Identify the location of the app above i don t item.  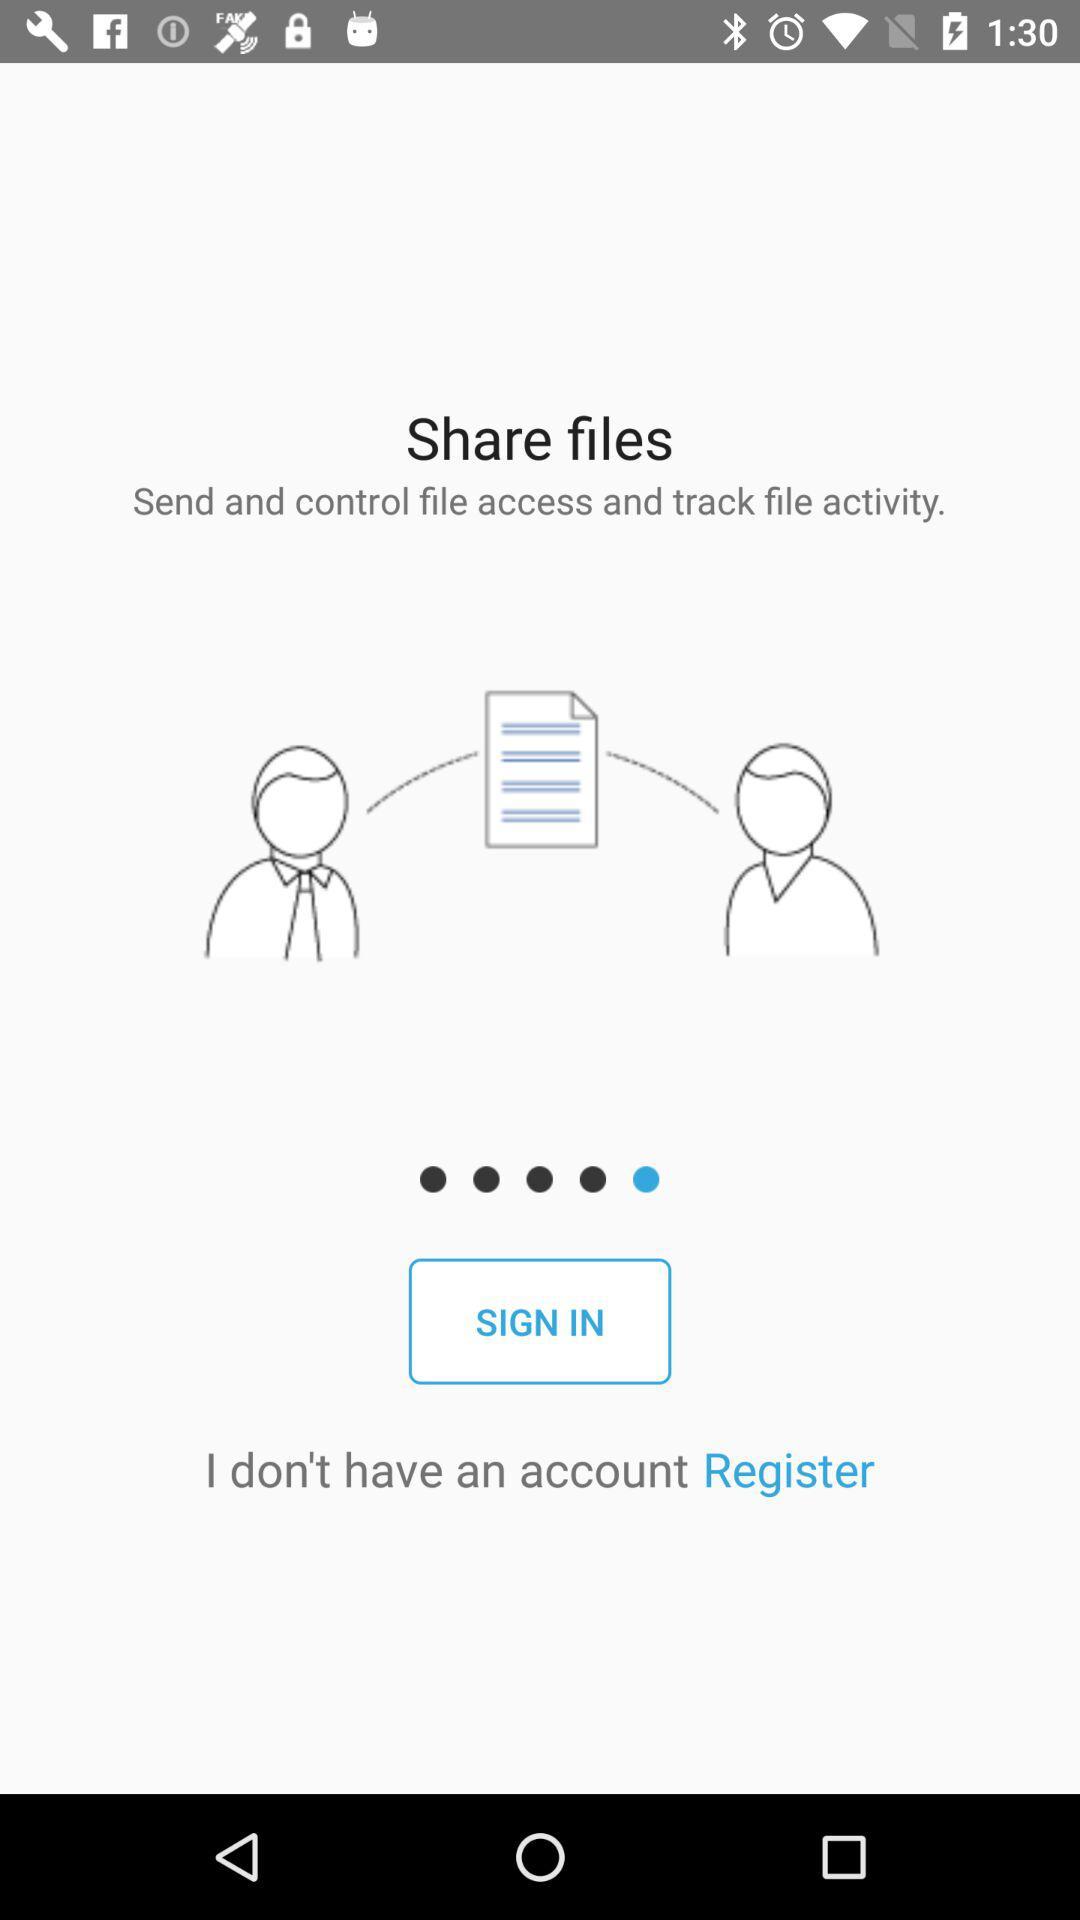
(540, 1321).